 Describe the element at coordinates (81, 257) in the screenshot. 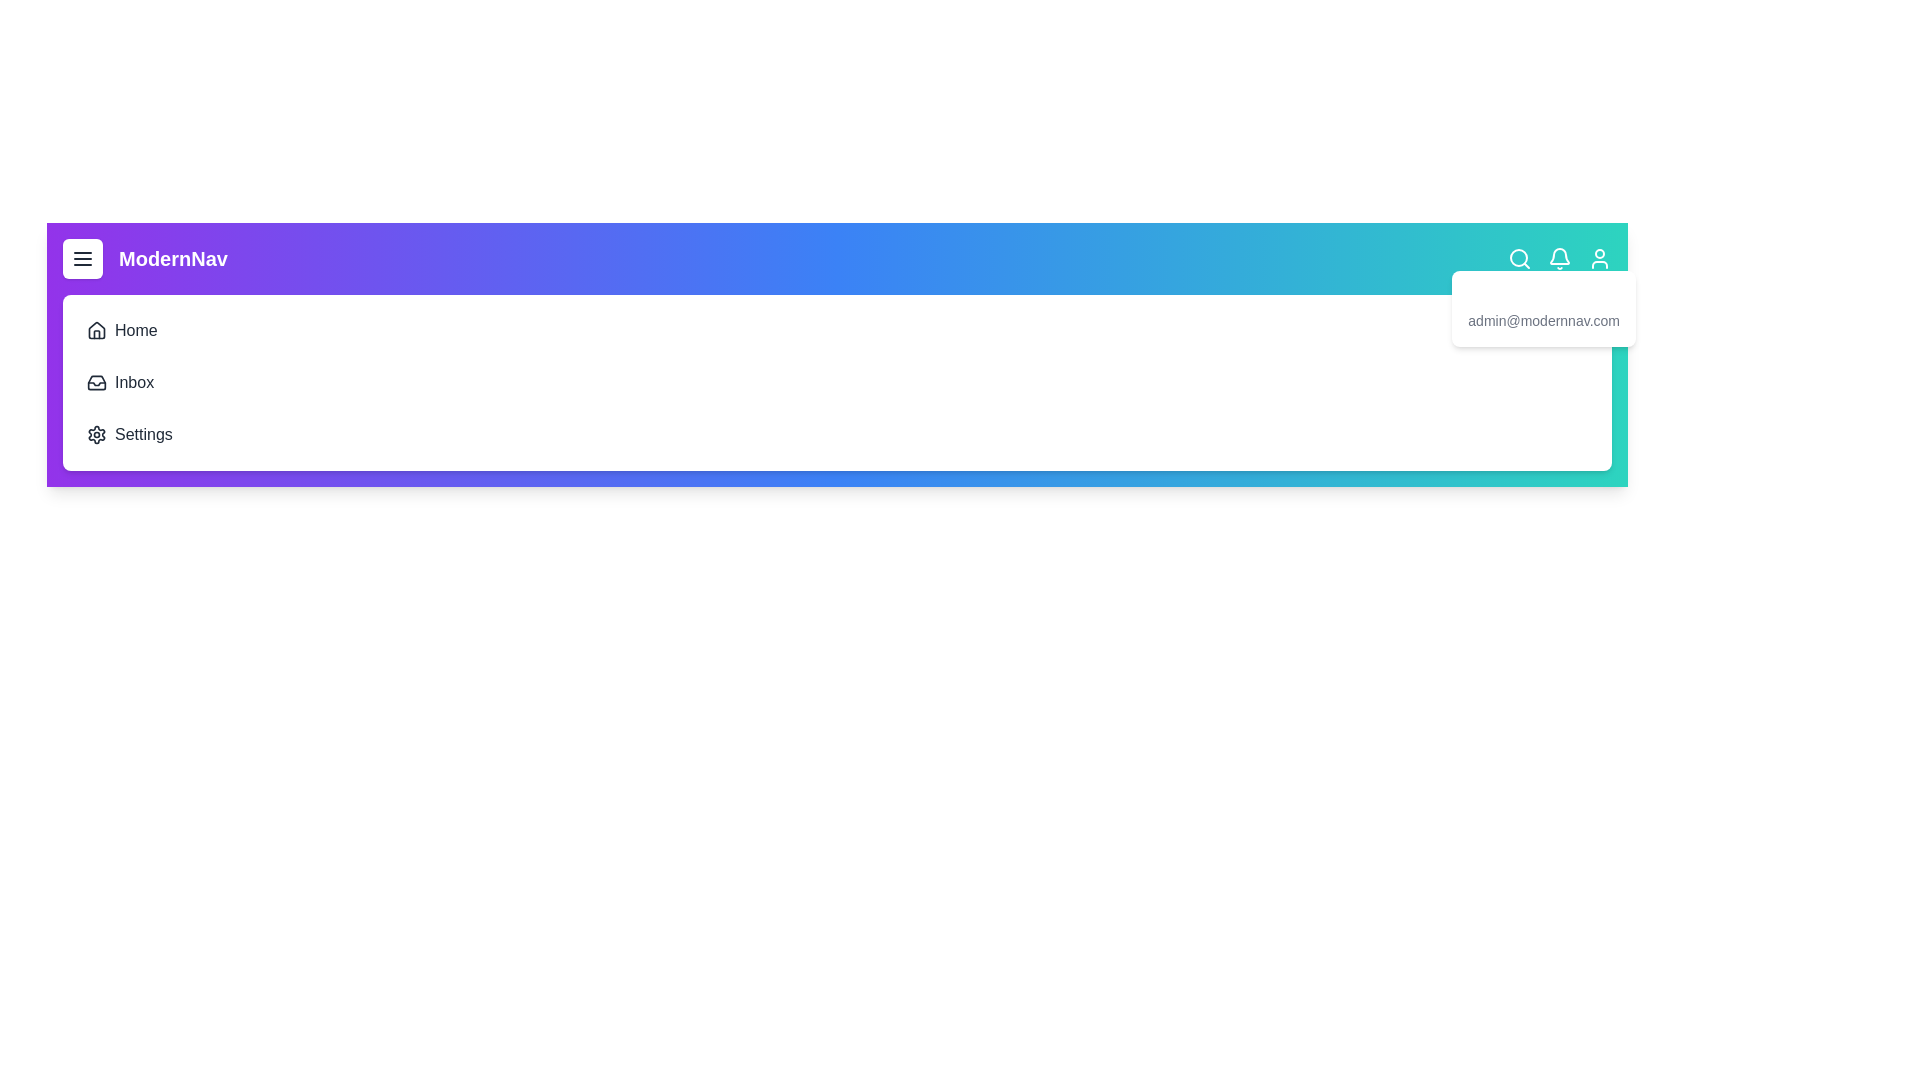

I see `the menu toggle button on the left` at that location.